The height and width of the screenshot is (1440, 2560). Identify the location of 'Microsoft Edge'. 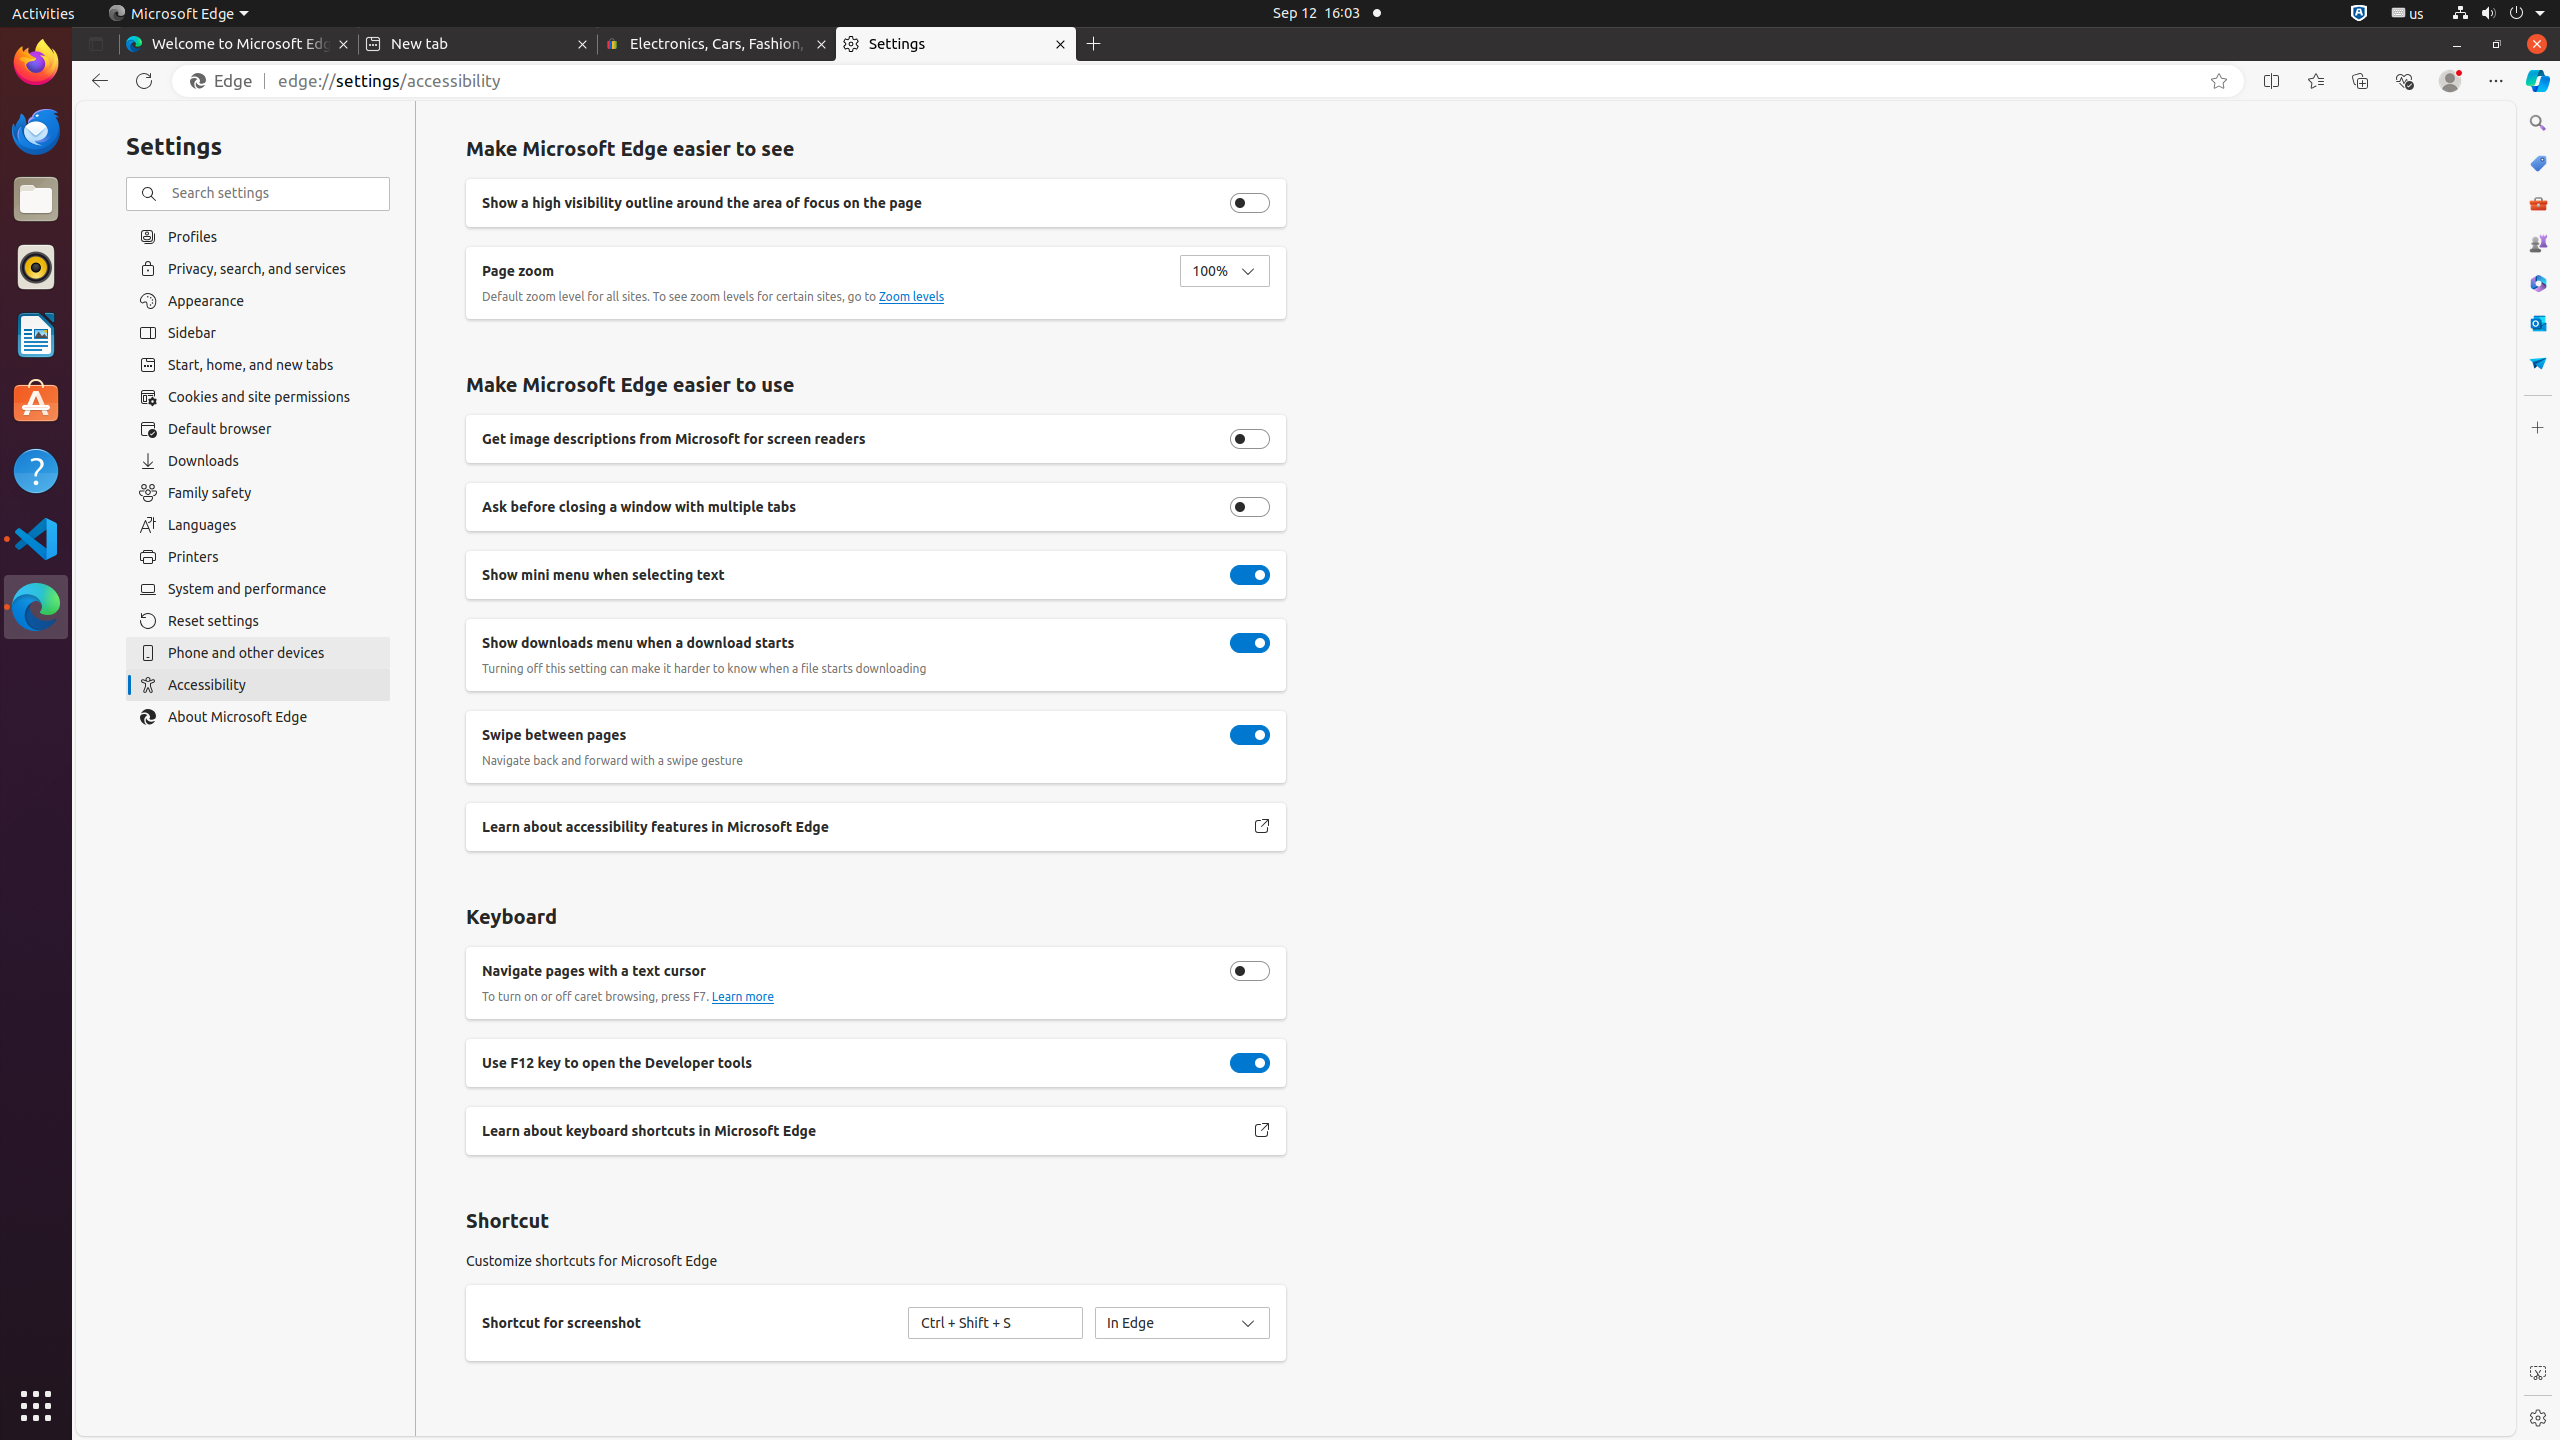
(178, 12).